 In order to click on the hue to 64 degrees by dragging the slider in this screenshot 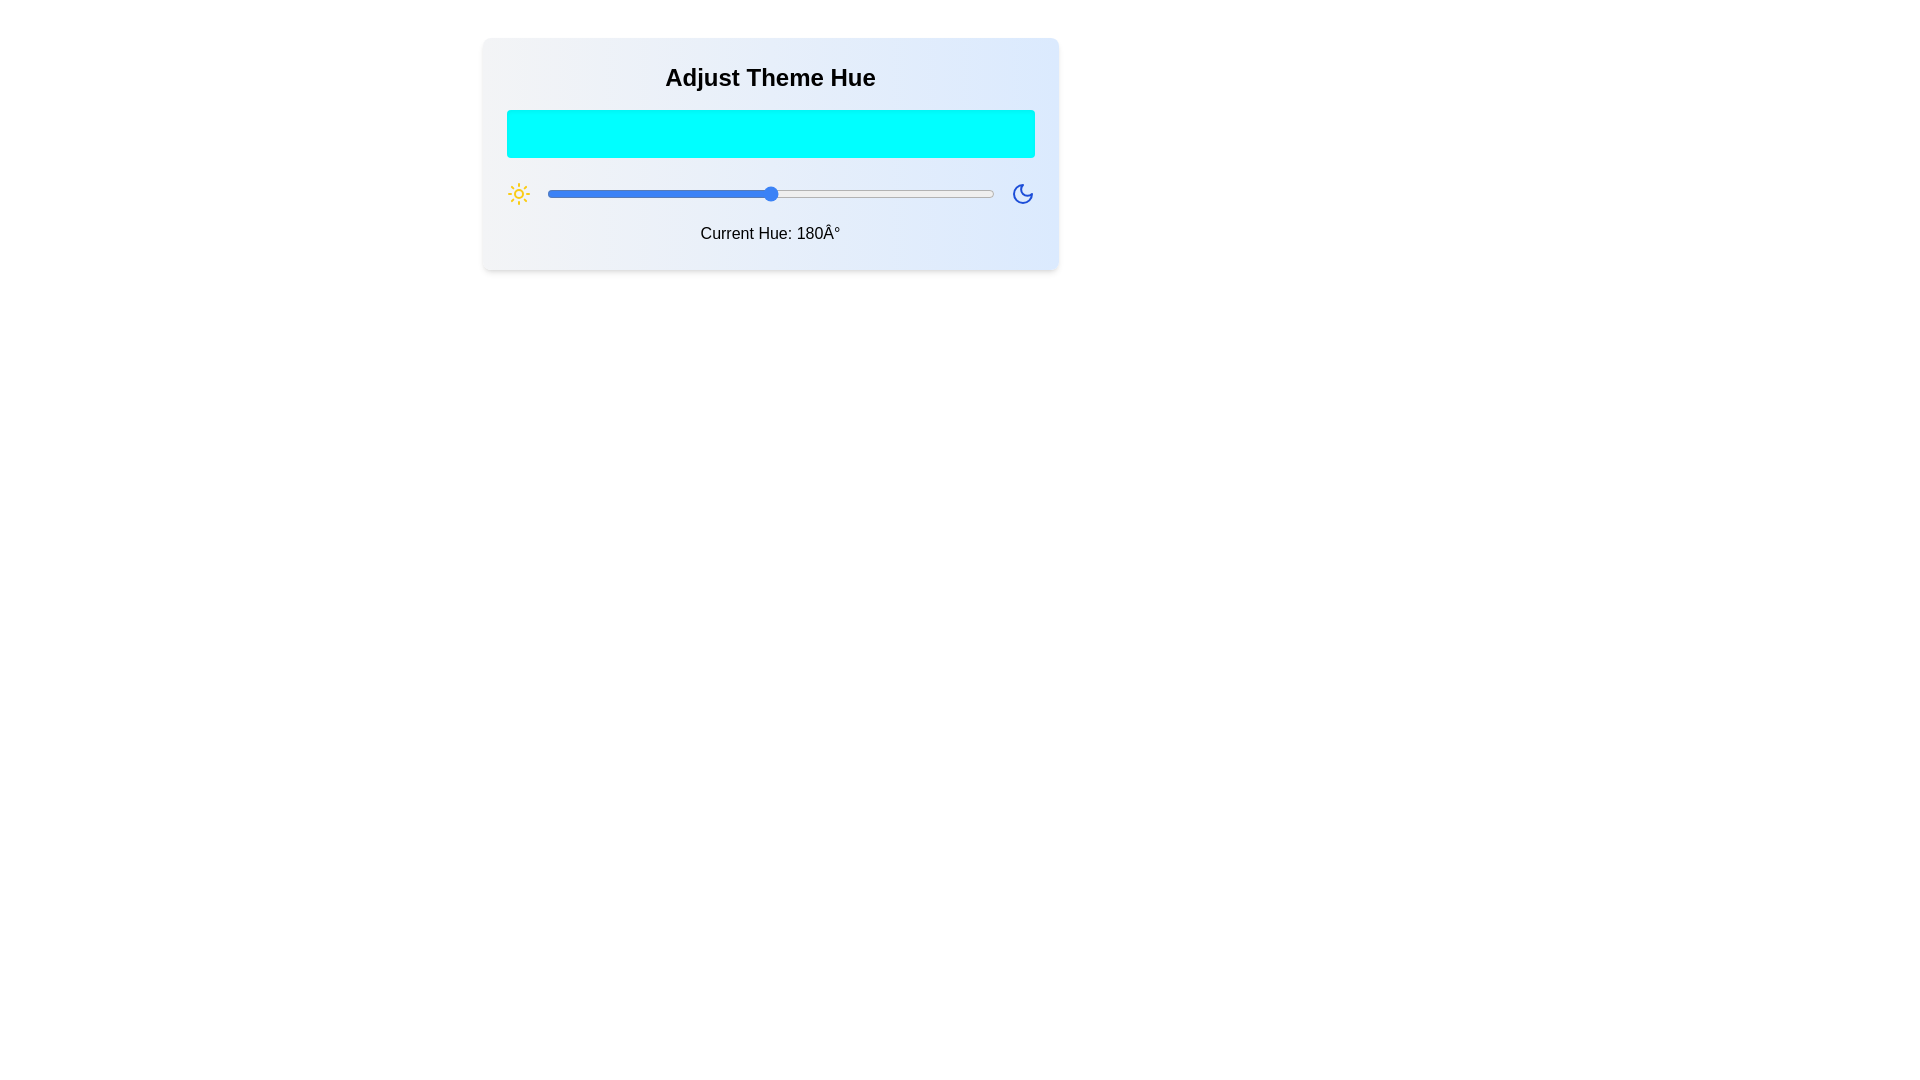, I will do `click(625, 193)`.